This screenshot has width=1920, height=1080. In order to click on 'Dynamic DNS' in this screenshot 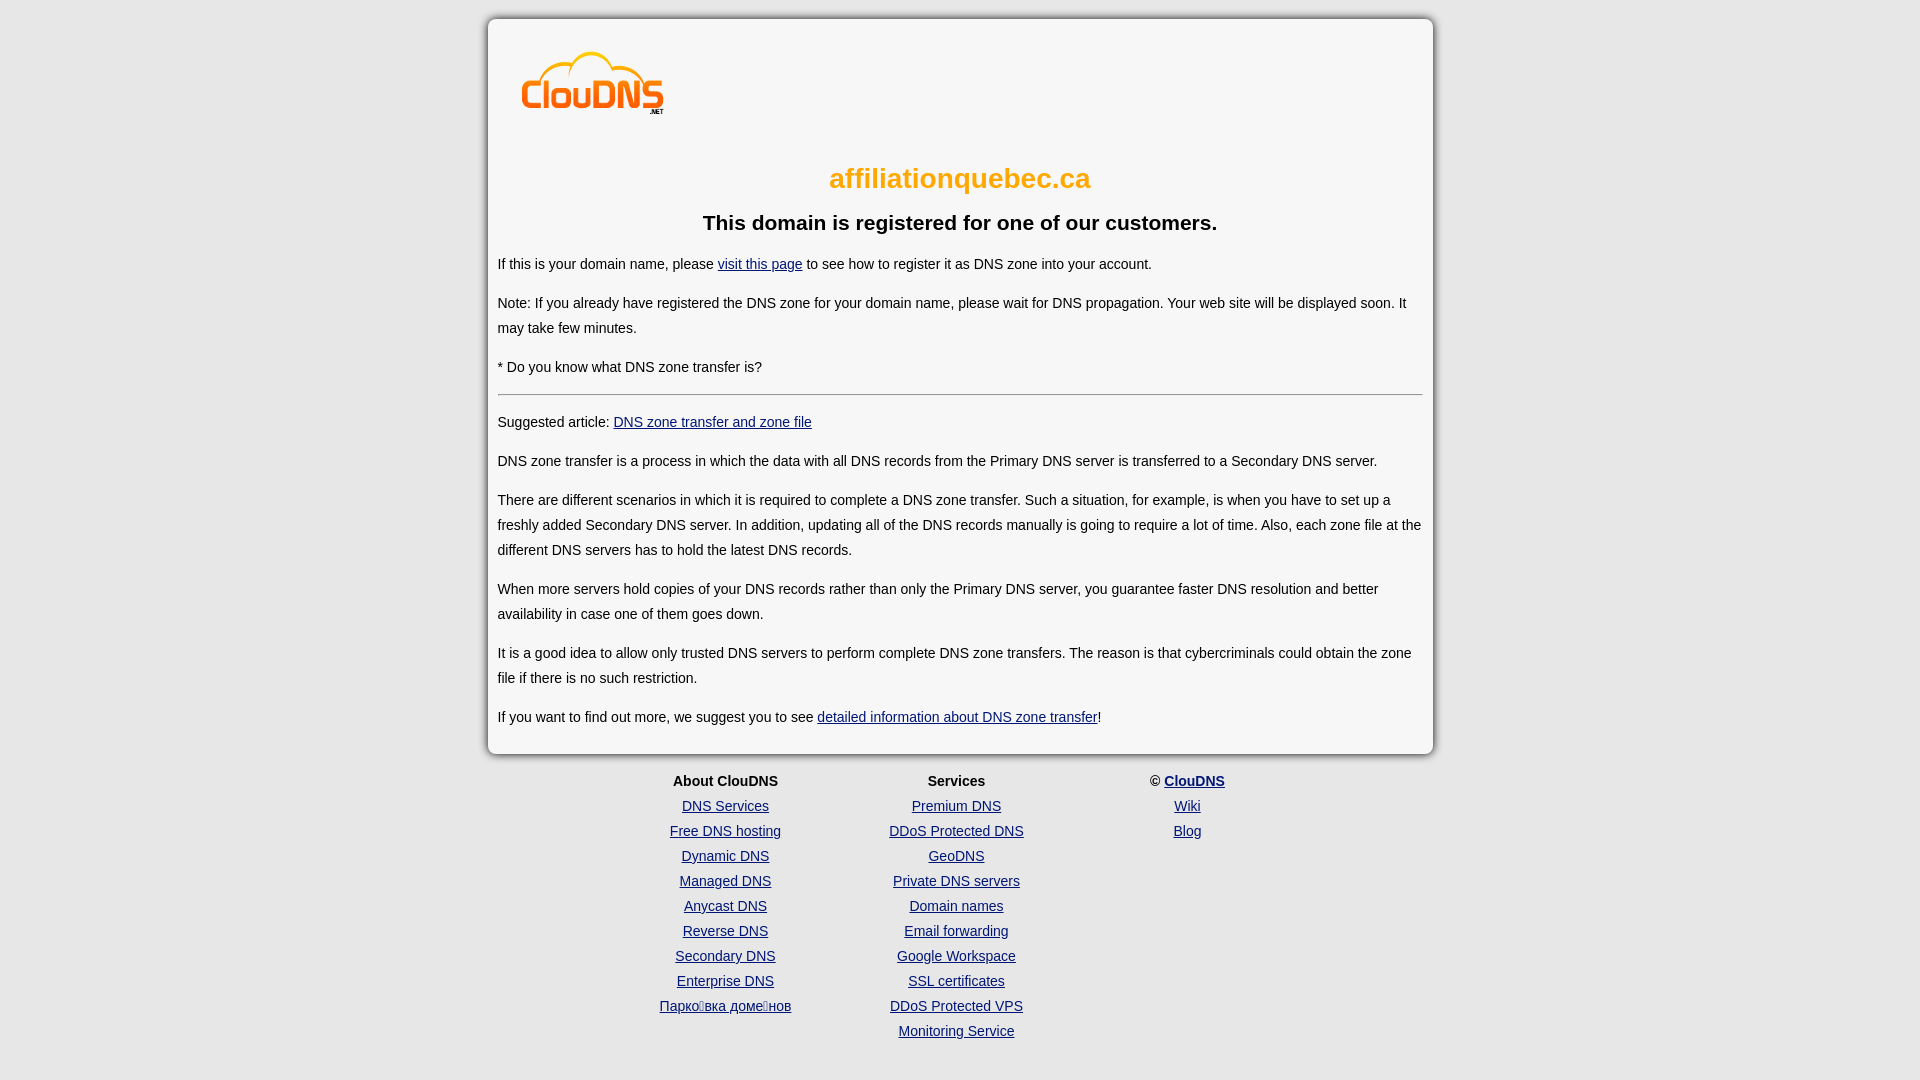, I will do `click(724, 855)`.